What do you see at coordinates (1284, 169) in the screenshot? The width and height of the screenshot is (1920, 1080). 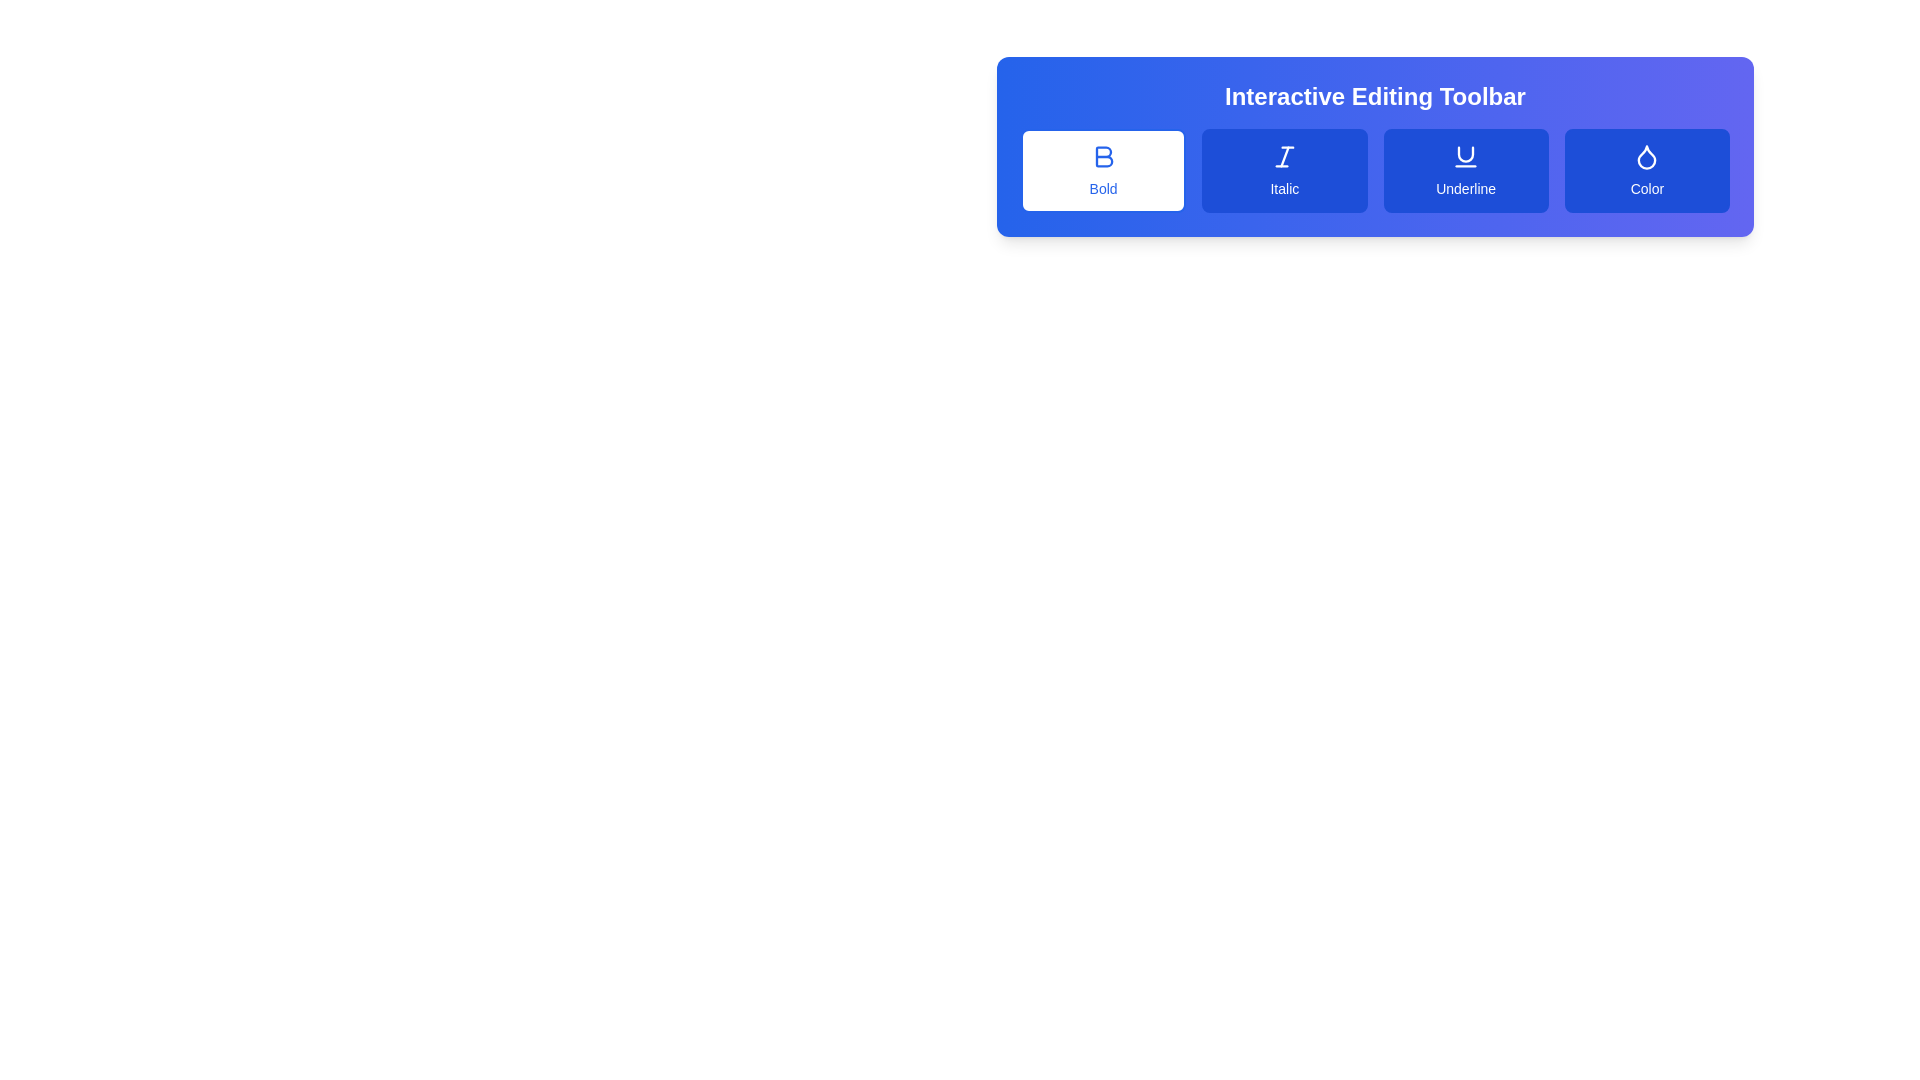 I see `the italic styling button located immediately to the right of the 'Bold' button in the top-right corner of the editor's toolbar` at bounding box center [1284, 169].